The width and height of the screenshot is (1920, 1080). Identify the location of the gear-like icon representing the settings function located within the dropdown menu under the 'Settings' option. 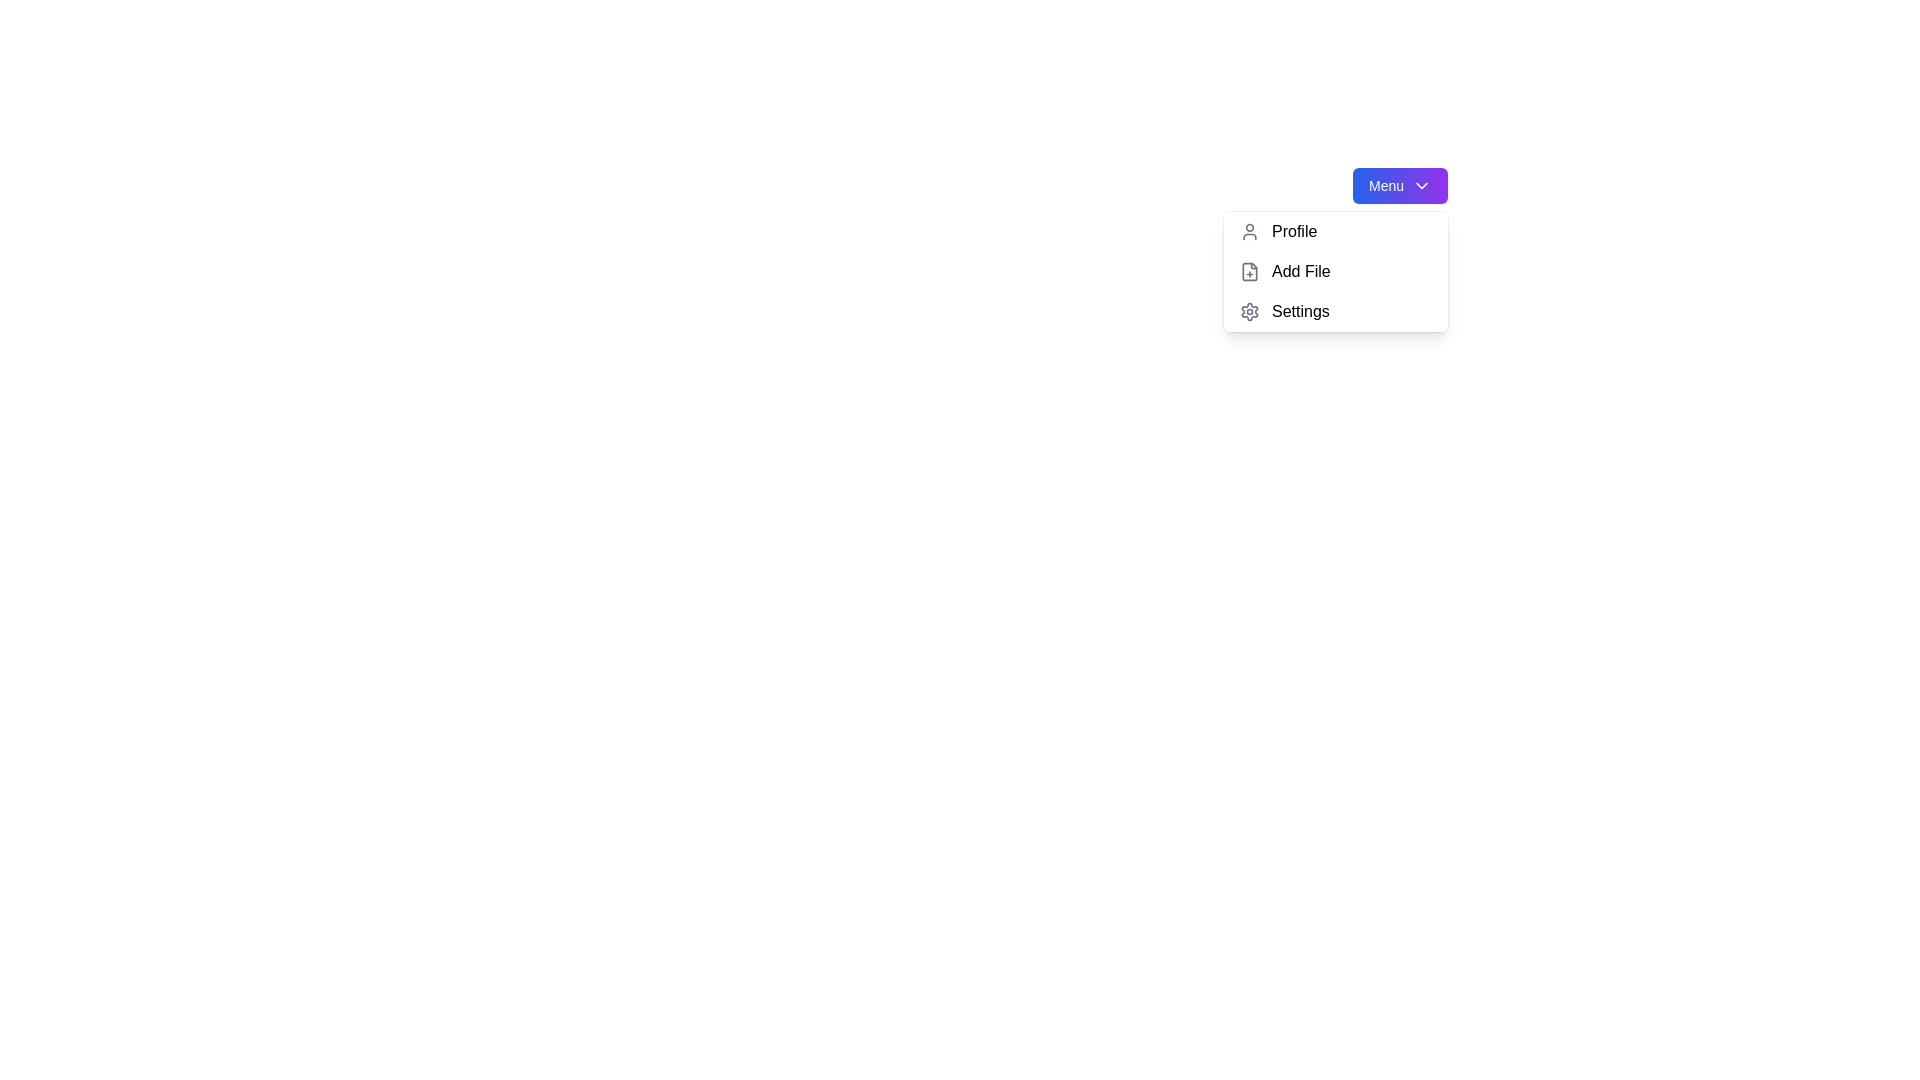
(1248, 312).